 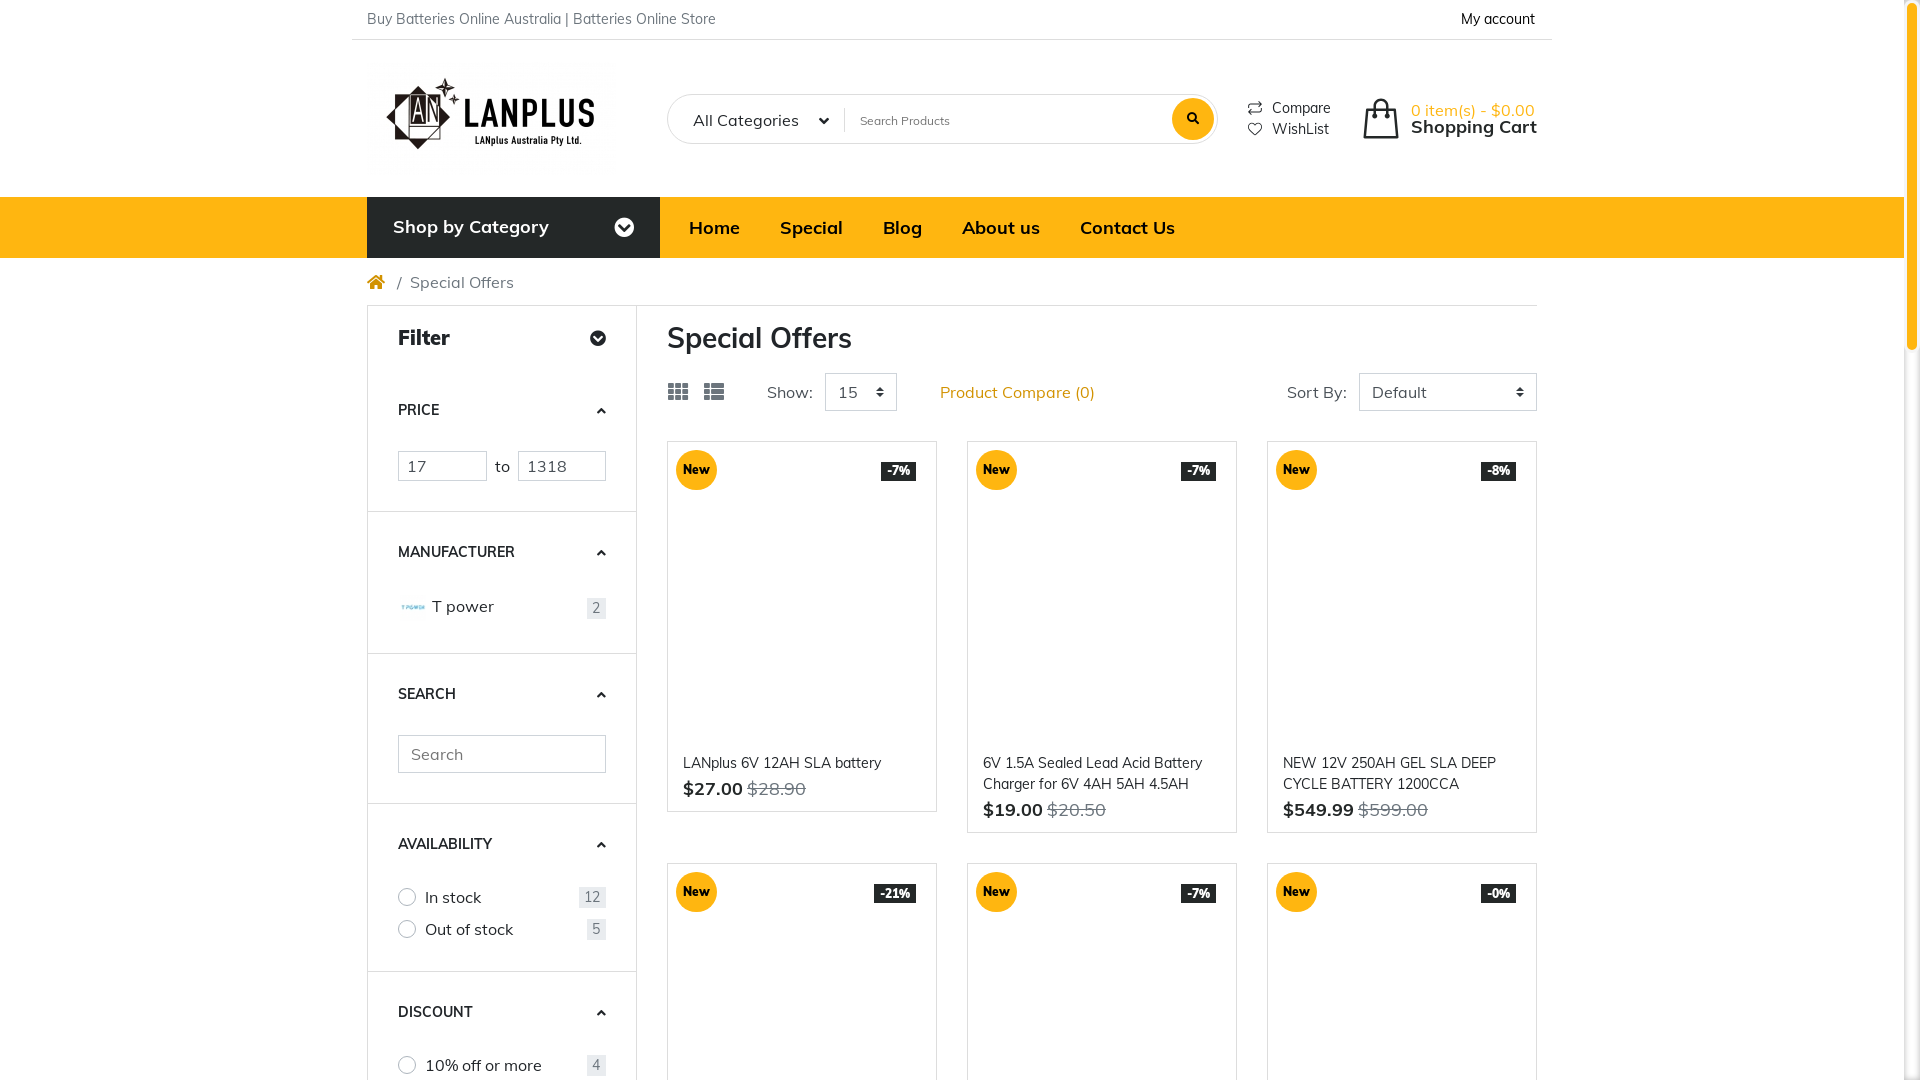 I want to click on 'Add to Cart', so click(x=1037, y=844).